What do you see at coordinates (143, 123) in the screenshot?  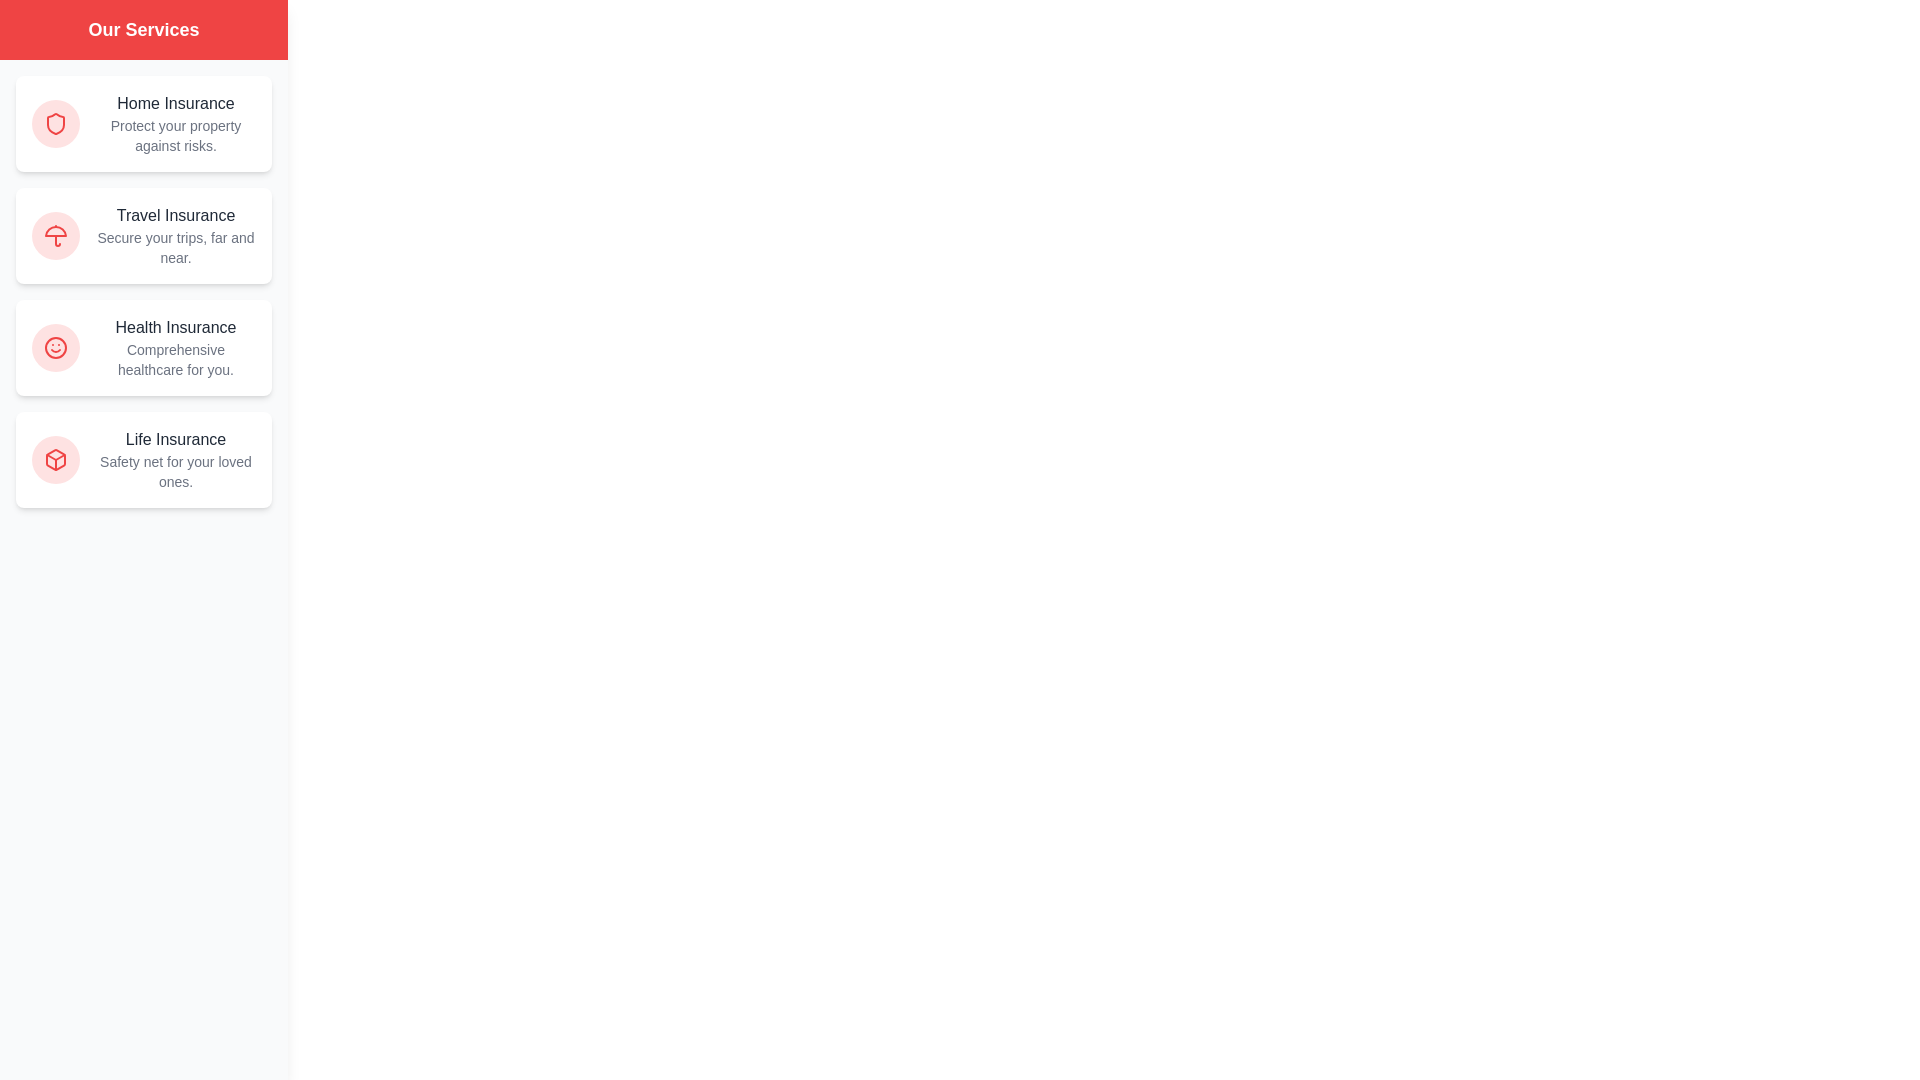 I see `the Home Insurance service card to interact with it` at bounding box center [143, 123].